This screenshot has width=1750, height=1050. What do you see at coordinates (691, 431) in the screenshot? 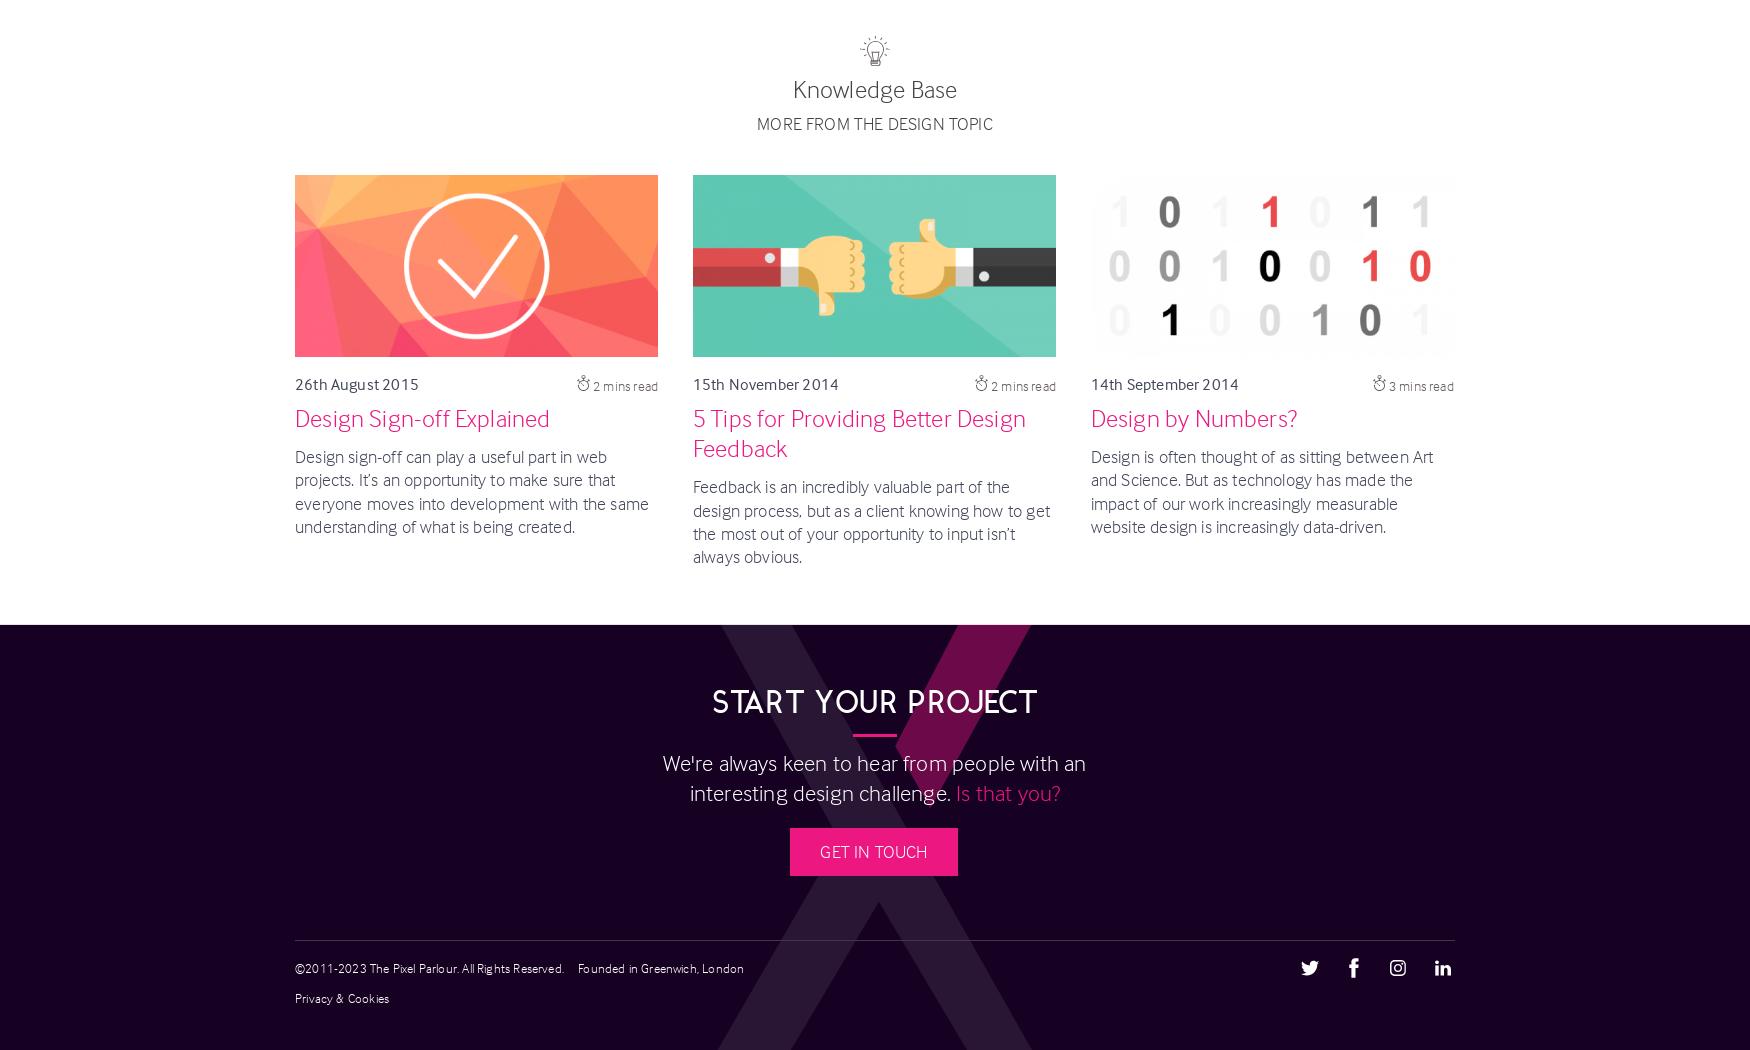
I see `'5 Tips for Providing Better Design Feedback'` at bounding box center [691, 431].